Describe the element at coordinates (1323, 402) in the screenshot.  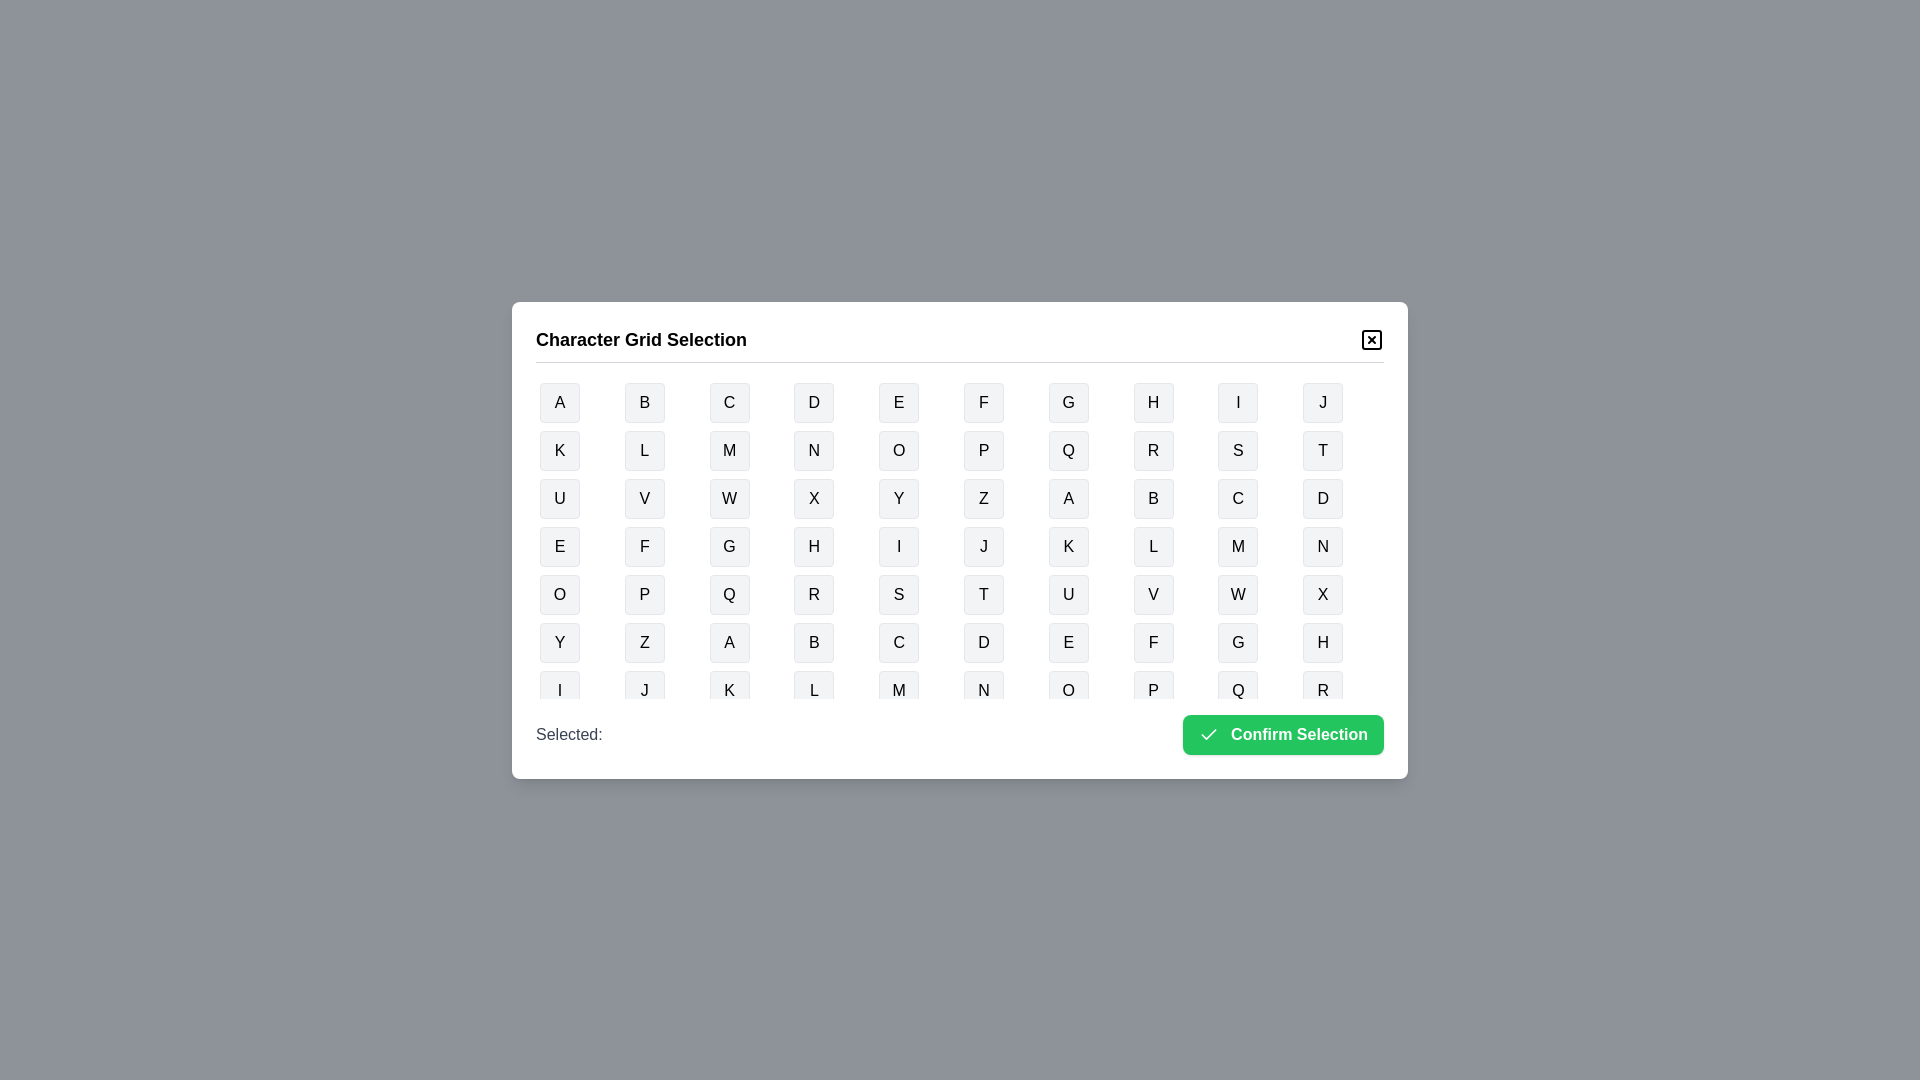
I see `the button representing the character J` at that location.